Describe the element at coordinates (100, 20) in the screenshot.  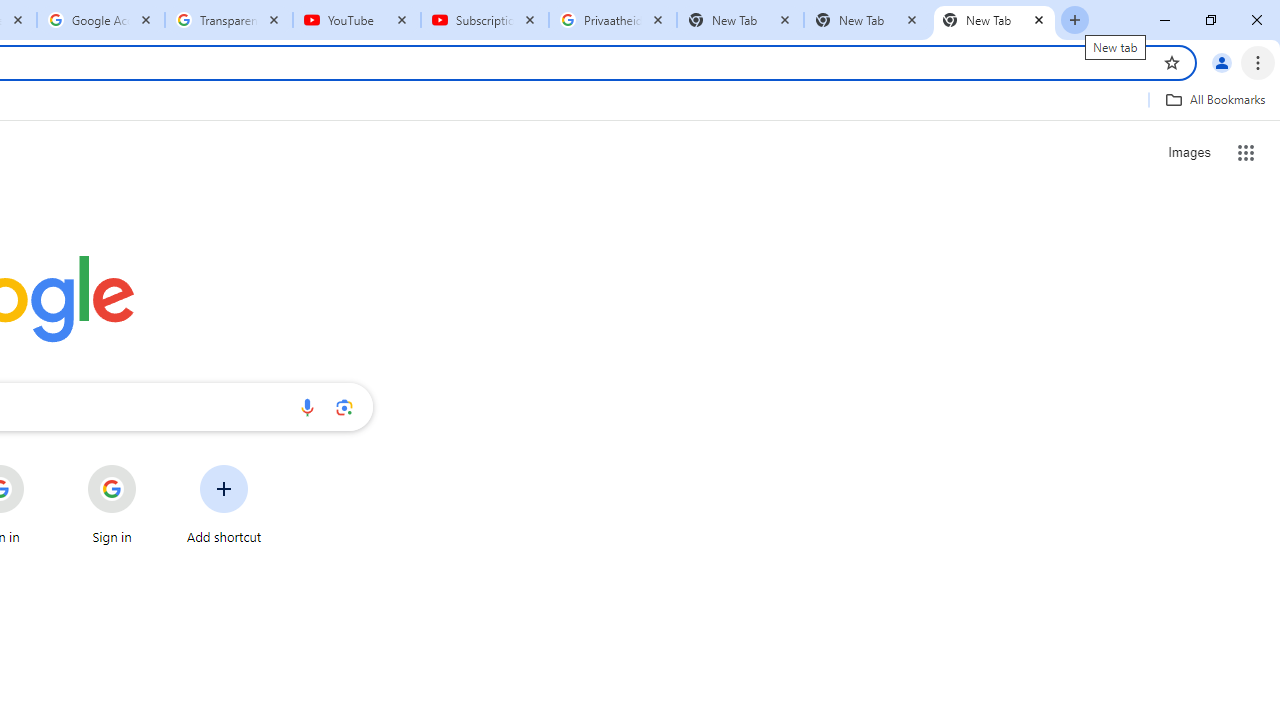
I see `'Google Account'` at that location.